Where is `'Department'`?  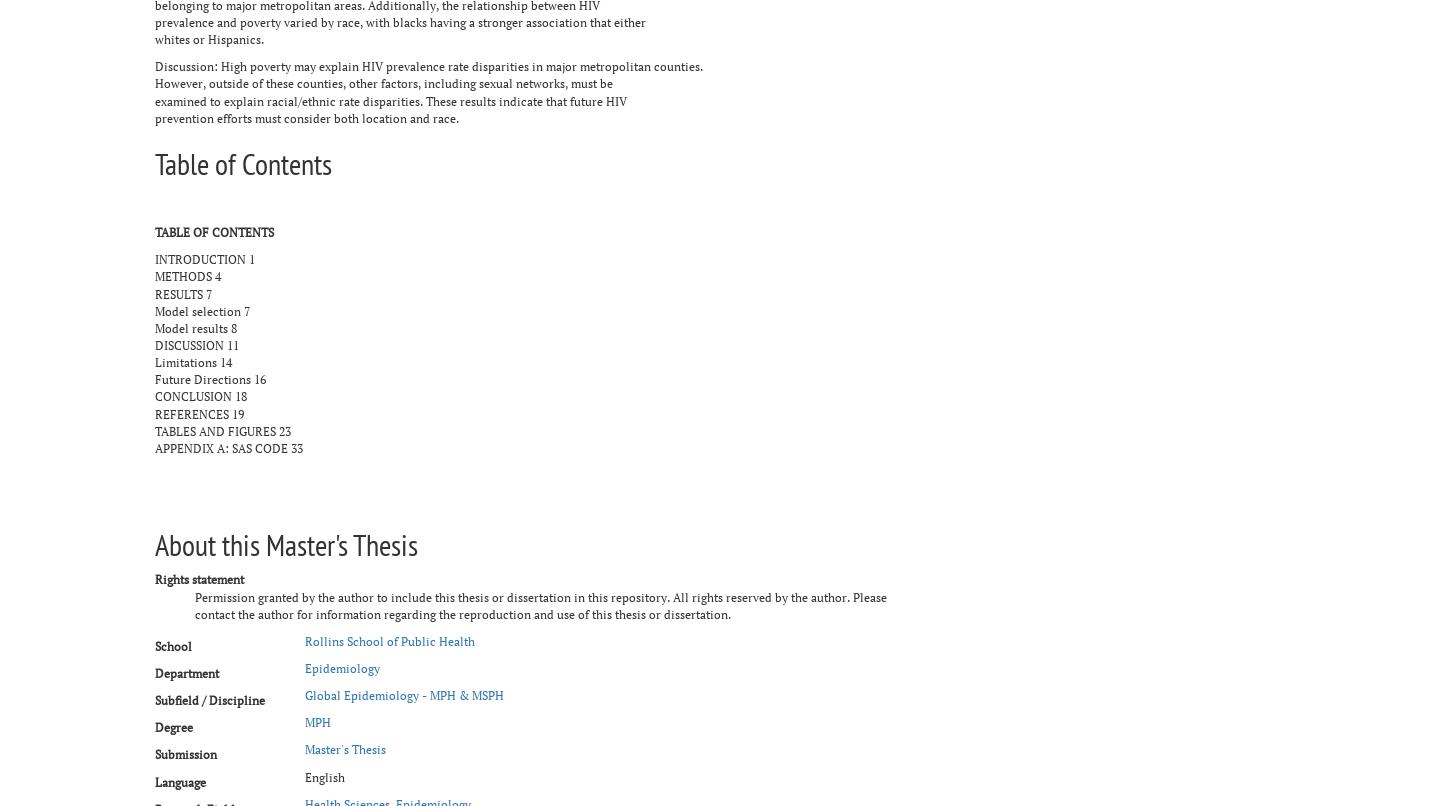 'Department' is located at coordinates (186, 672).